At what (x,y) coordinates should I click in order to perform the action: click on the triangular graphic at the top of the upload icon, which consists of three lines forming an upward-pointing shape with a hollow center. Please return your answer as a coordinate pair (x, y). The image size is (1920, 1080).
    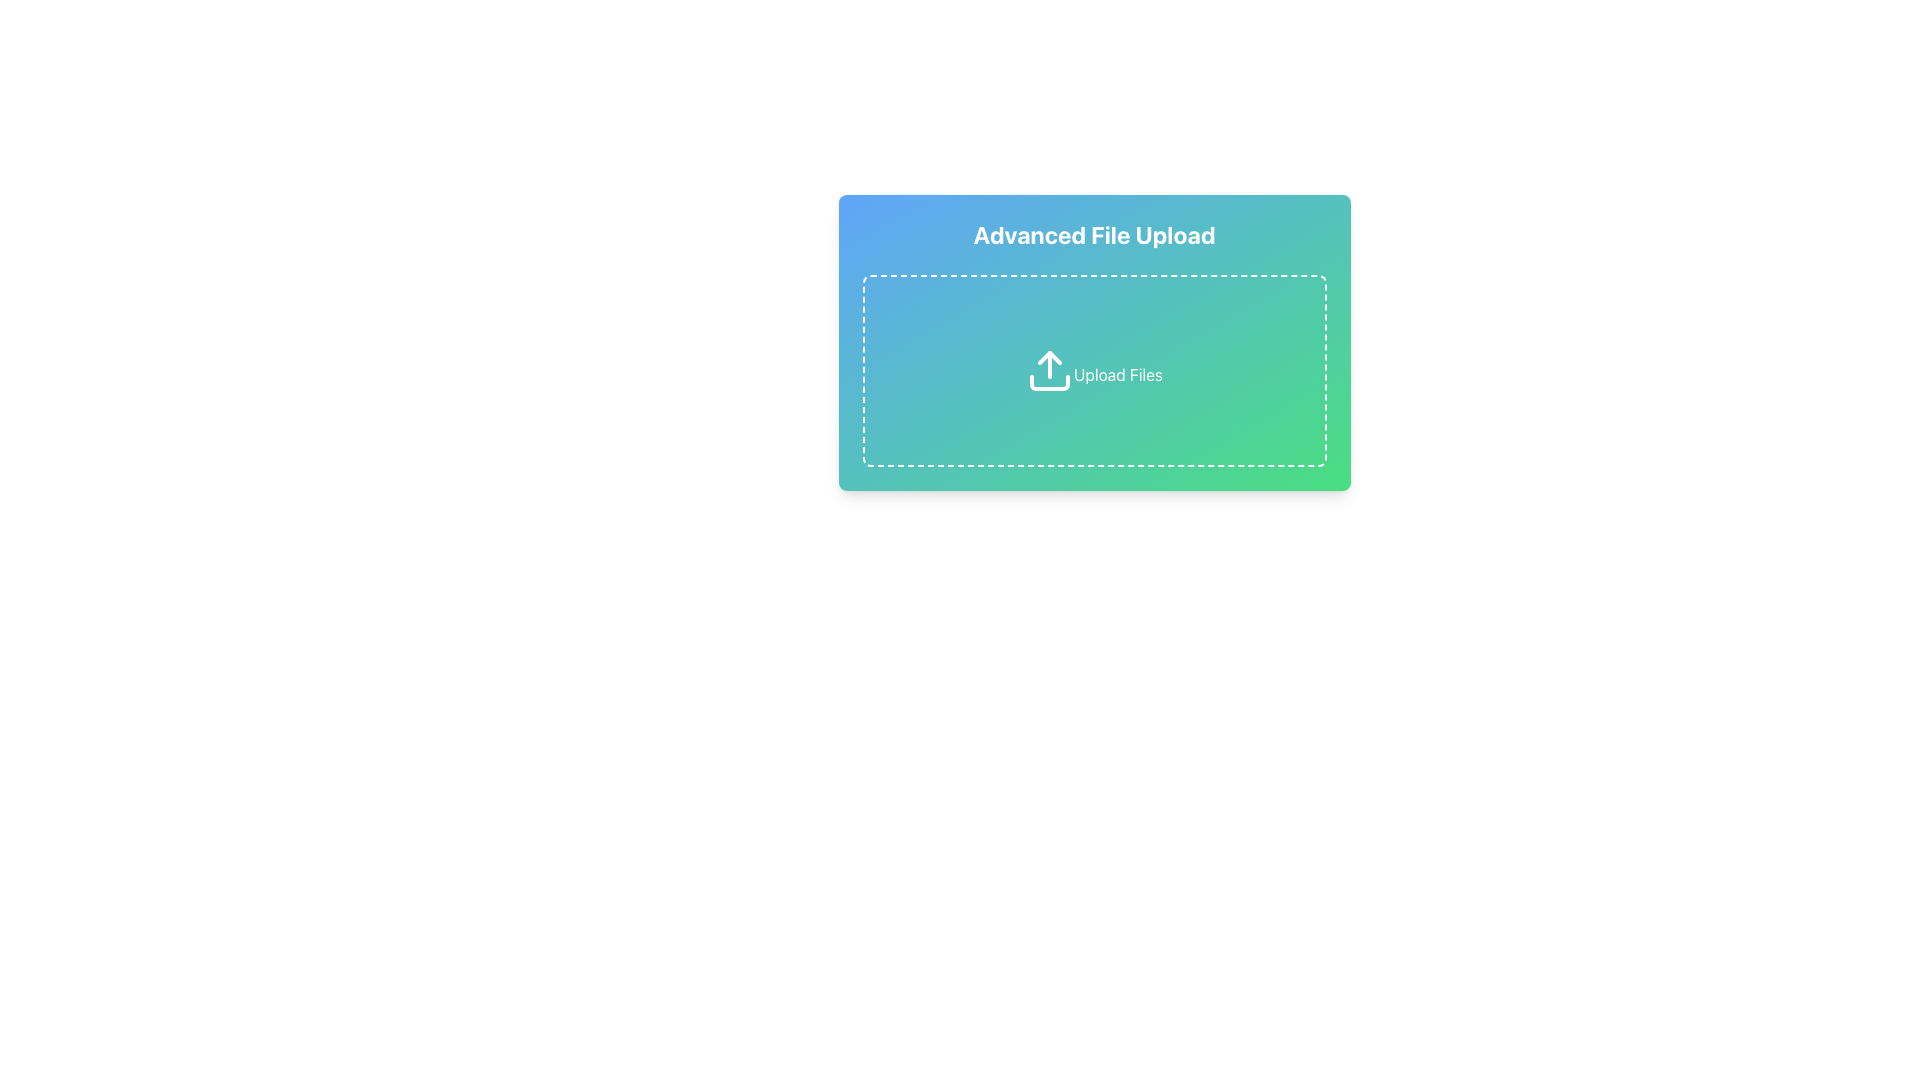
    Looking at the image, I should click on (1048, 357).